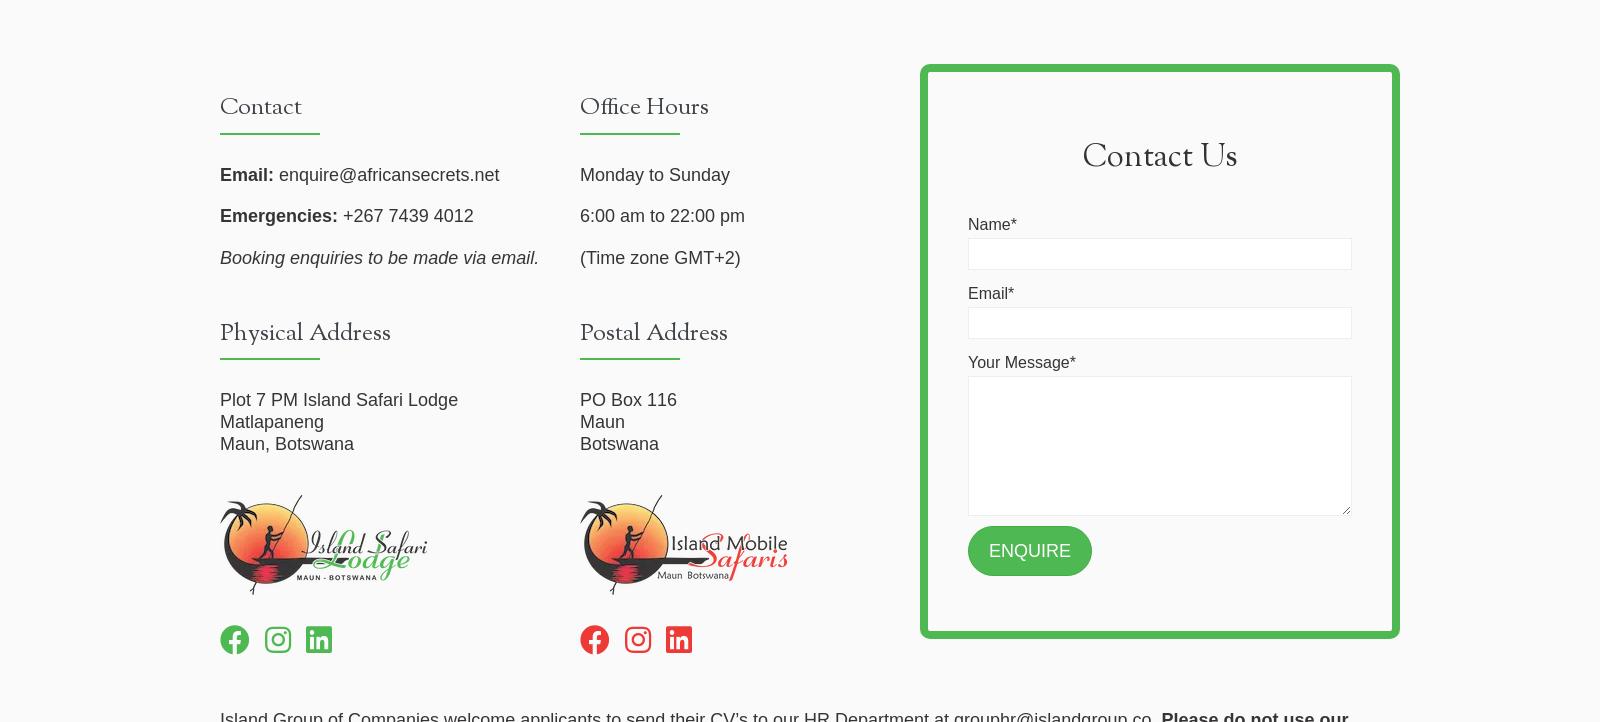 The width and height of the screenshot is (1600, 722). What do you see at coordinates (967, 292) in the screenshot?
I see `'Email'` at bounding box center [967, 292].